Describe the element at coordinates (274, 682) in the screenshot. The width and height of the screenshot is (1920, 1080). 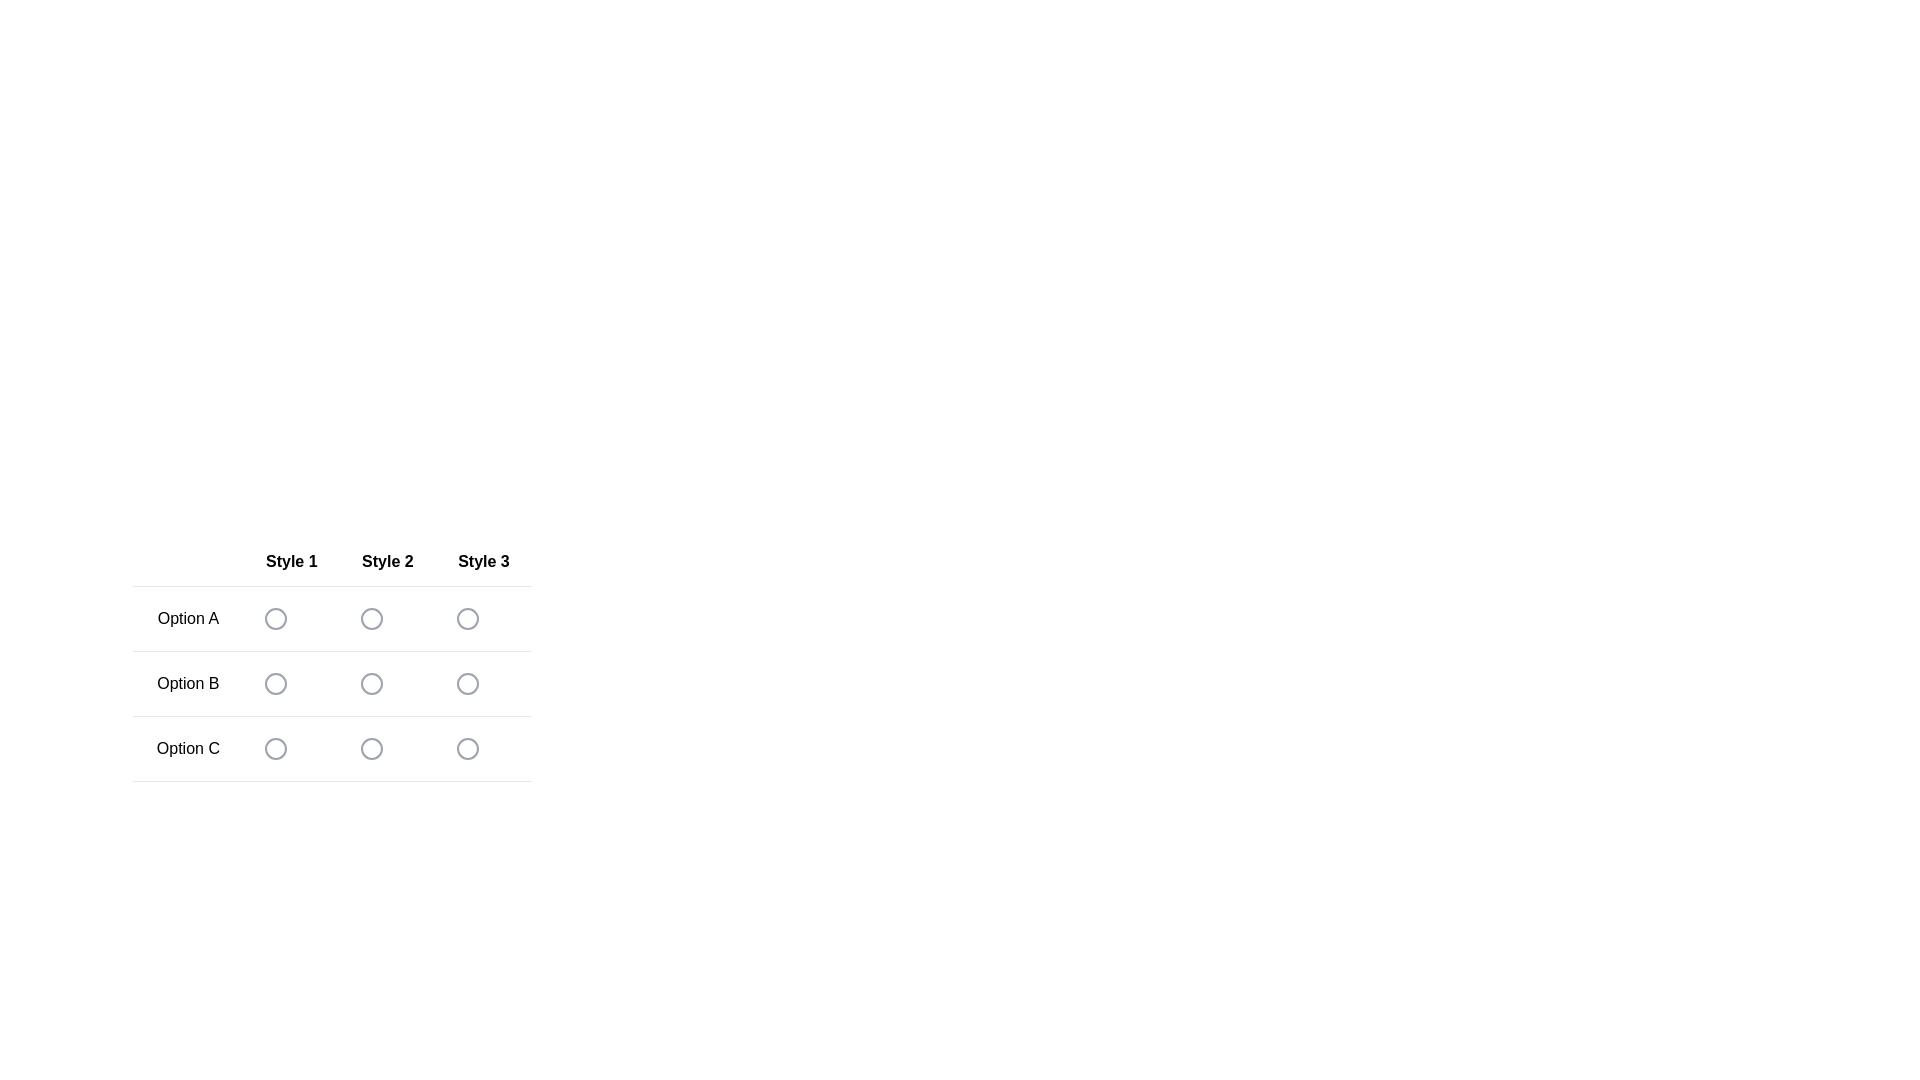
I see `the 'Style 1' radio button located in the second row under 'Option B'` at that location.